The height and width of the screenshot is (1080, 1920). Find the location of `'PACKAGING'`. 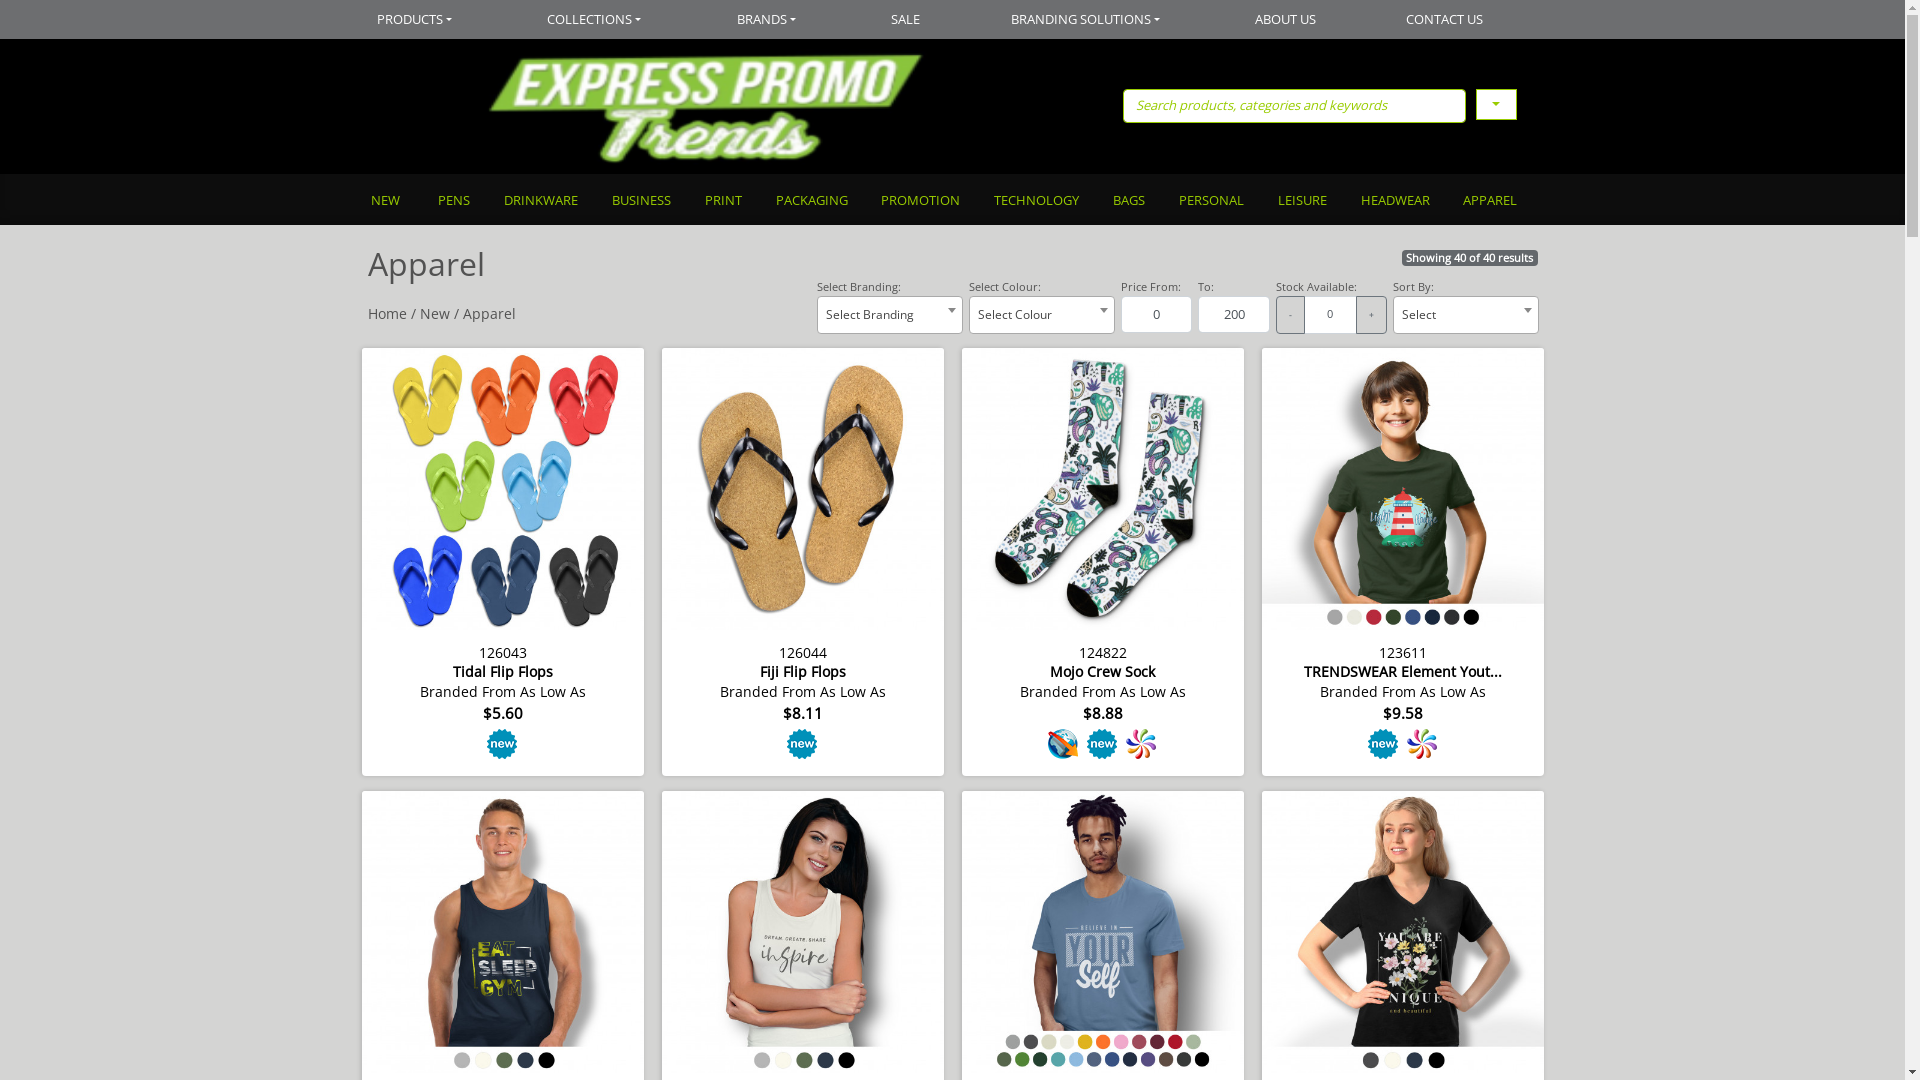

'PACKAGING' is located at coordinates (811, 201).